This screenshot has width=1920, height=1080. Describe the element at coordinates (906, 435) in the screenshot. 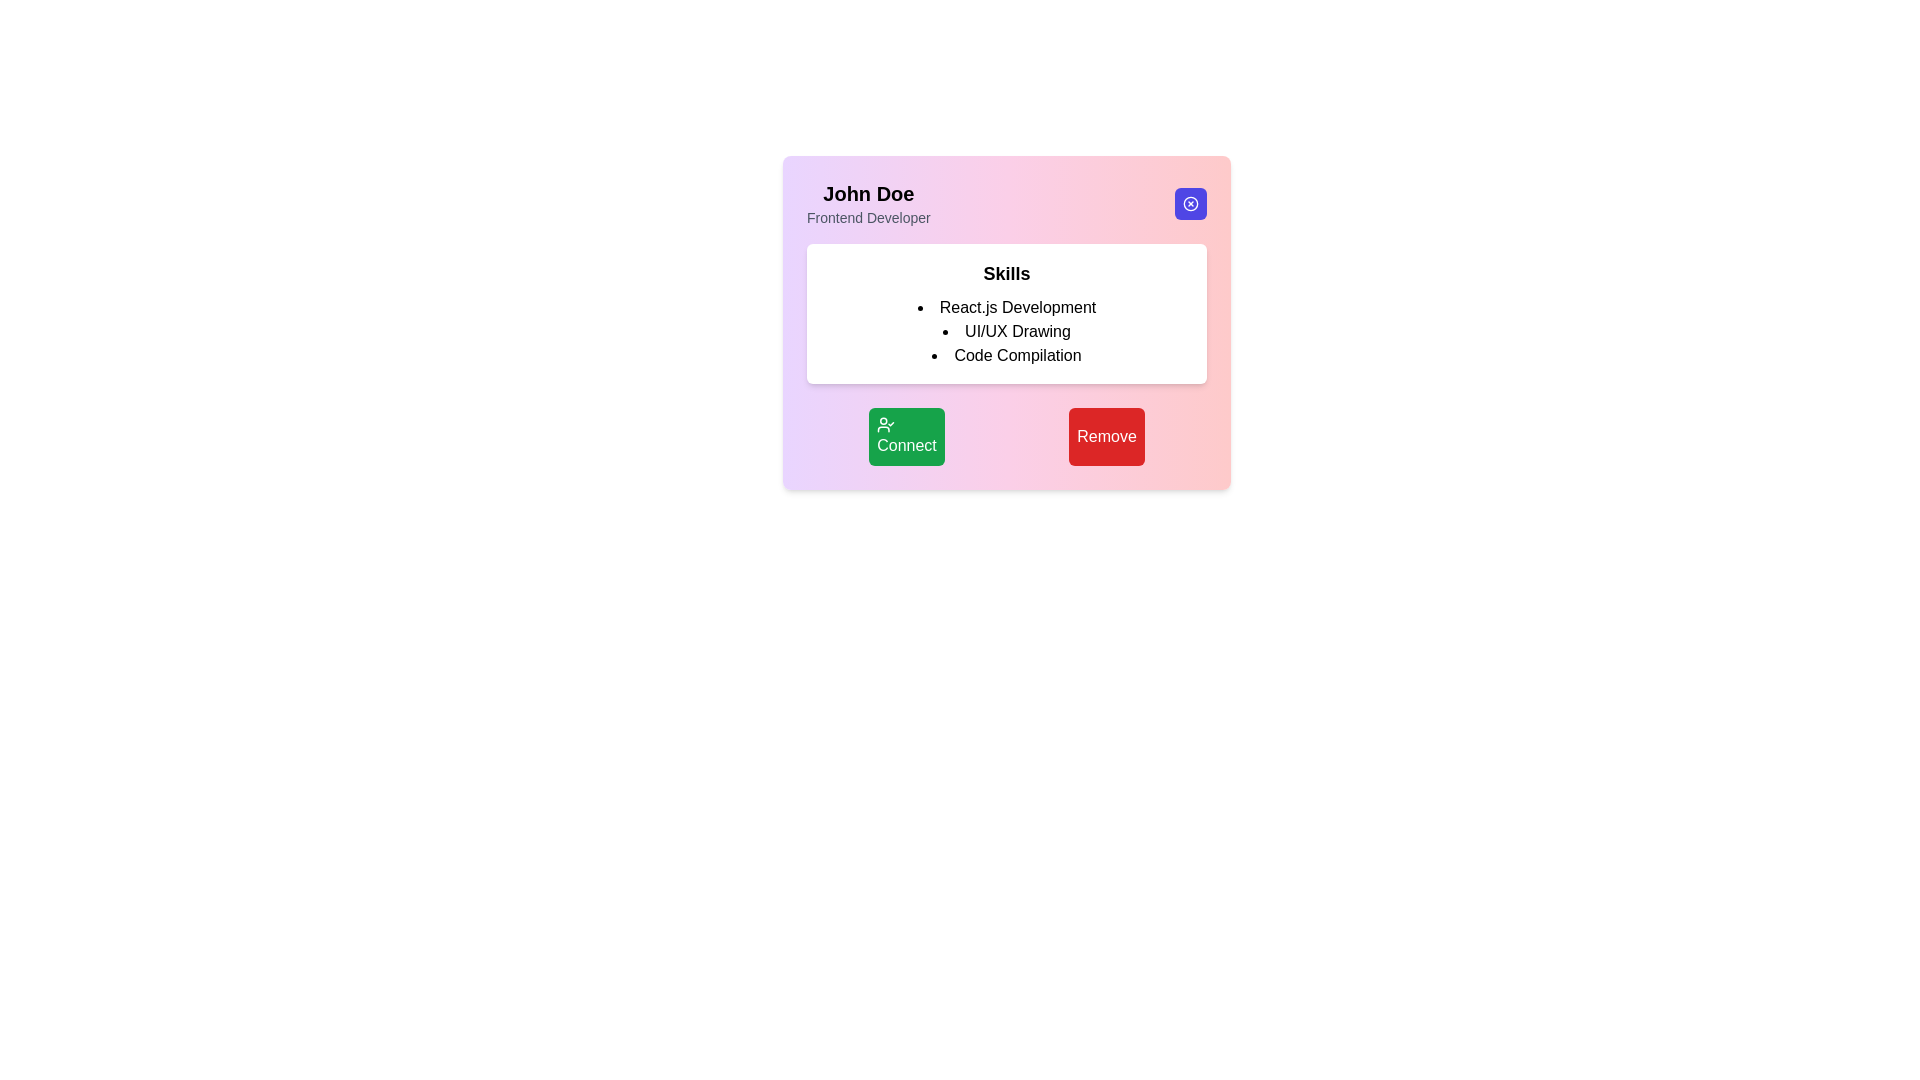

I see `the green button labeled 'Connect' which features a user icon and checkmark` at that location.